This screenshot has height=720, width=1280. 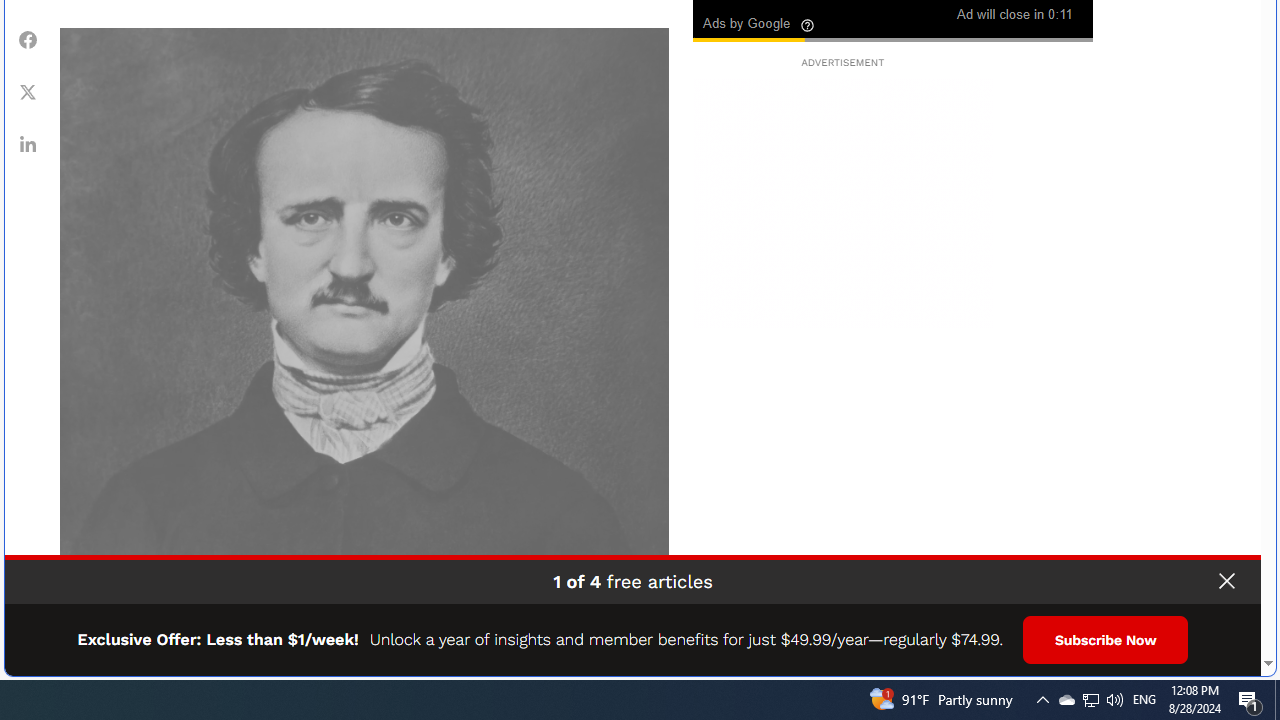 I want to click on 'Class: article-sharing__item', so click(x=28, y=142).